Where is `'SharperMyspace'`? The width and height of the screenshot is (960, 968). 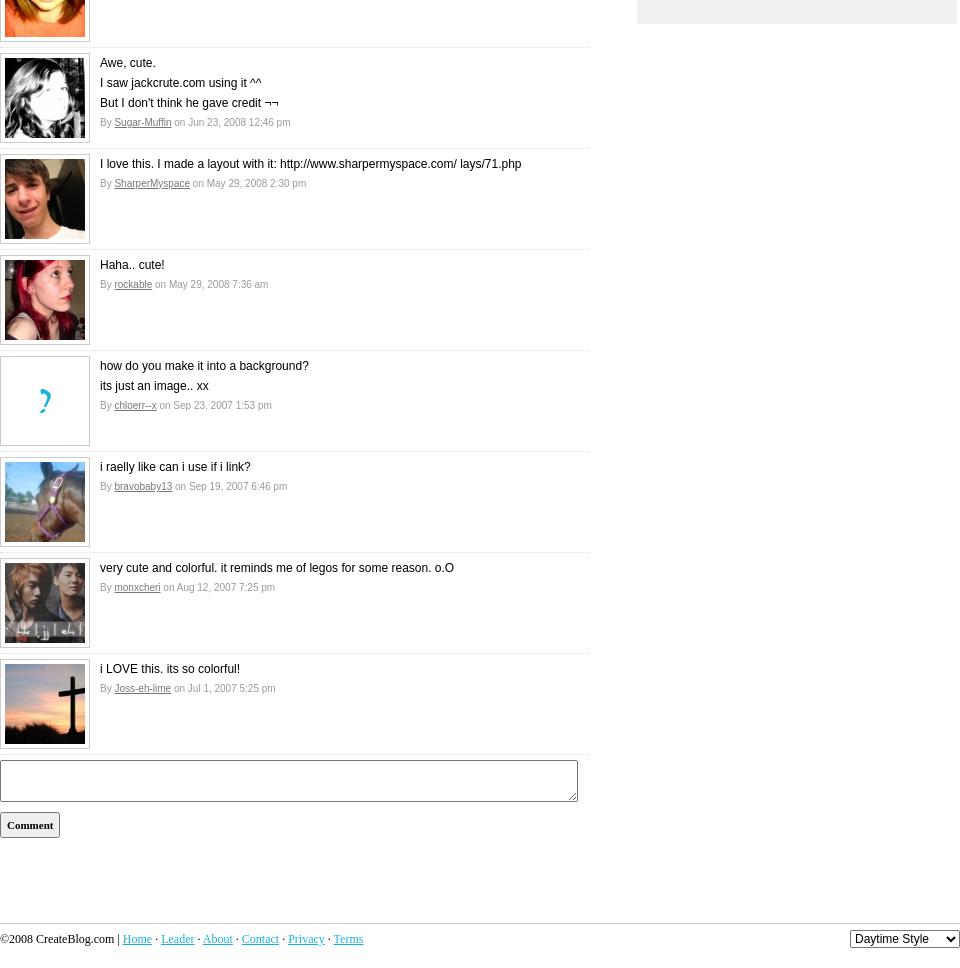 'SharperMyspace' is located at coordinates (150, 183).